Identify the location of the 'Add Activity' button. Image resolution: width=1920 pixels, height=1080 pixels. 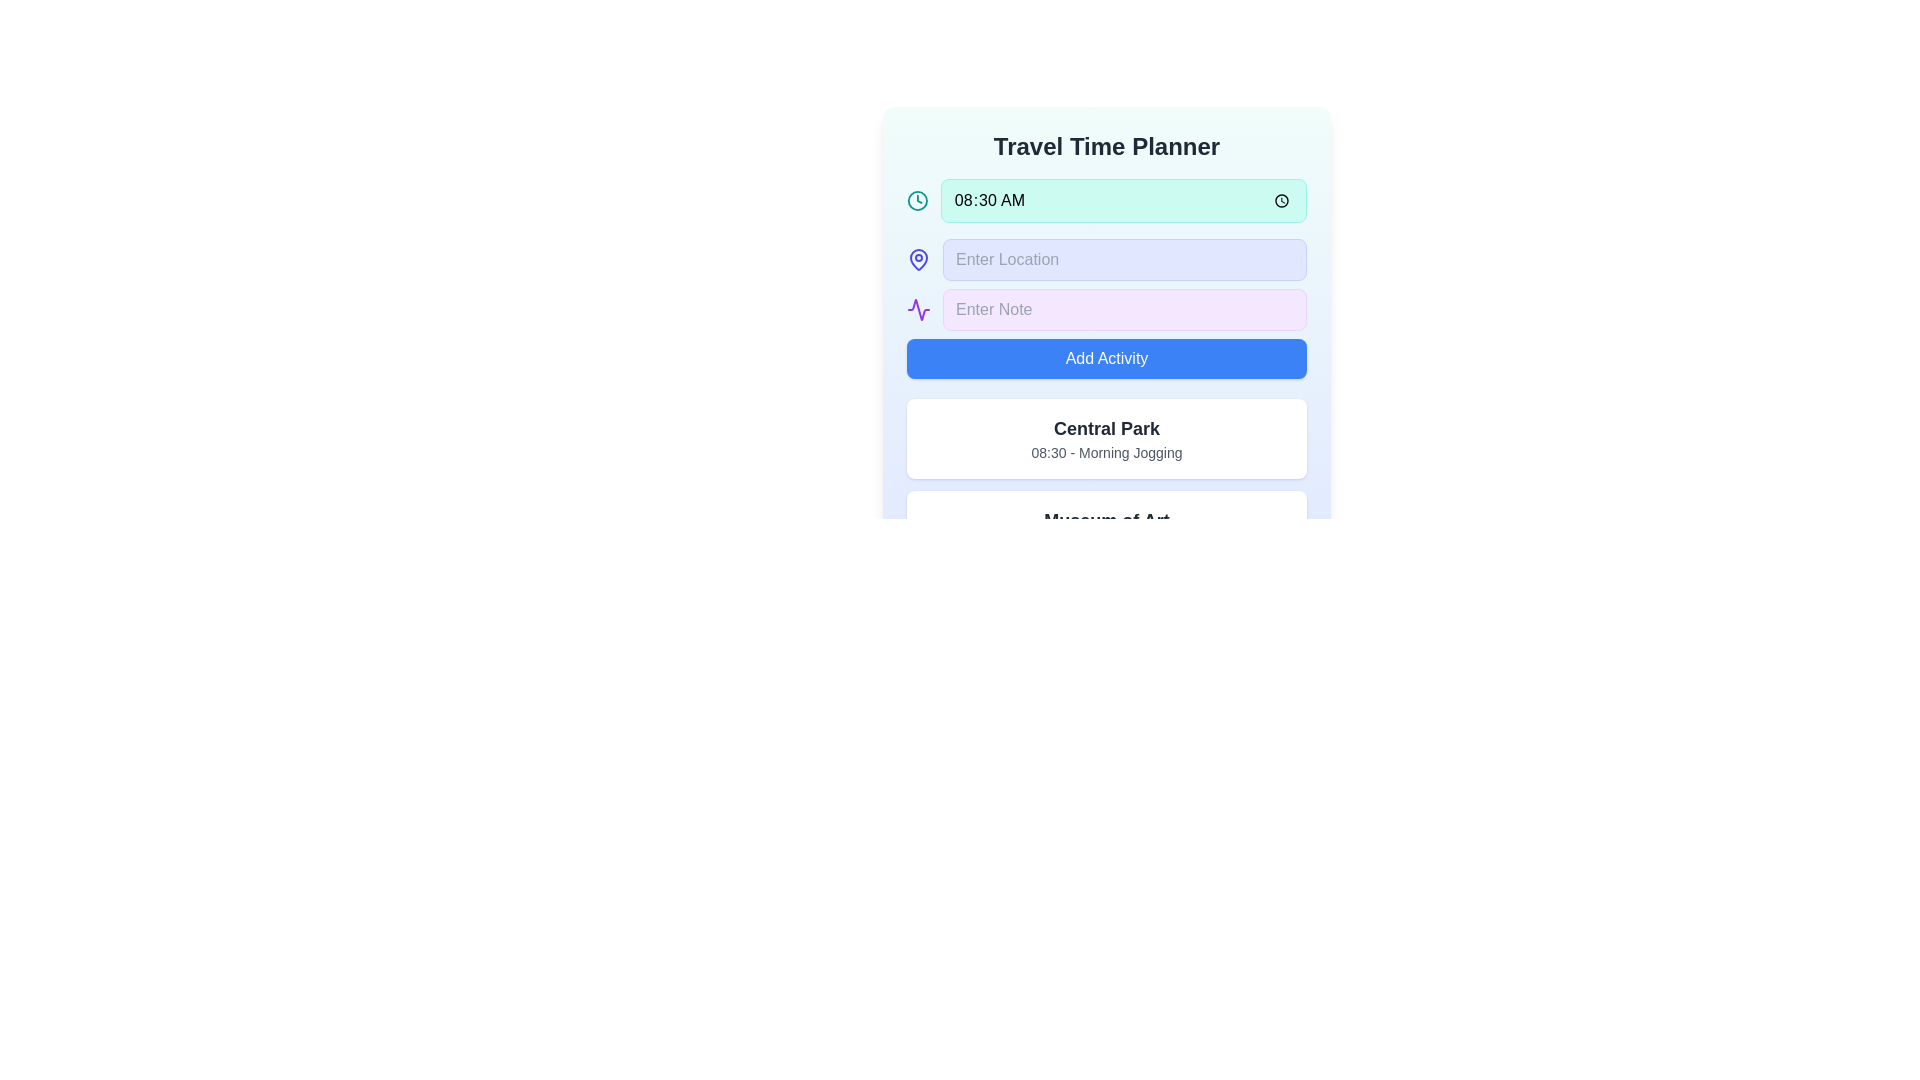
(1106, 357).